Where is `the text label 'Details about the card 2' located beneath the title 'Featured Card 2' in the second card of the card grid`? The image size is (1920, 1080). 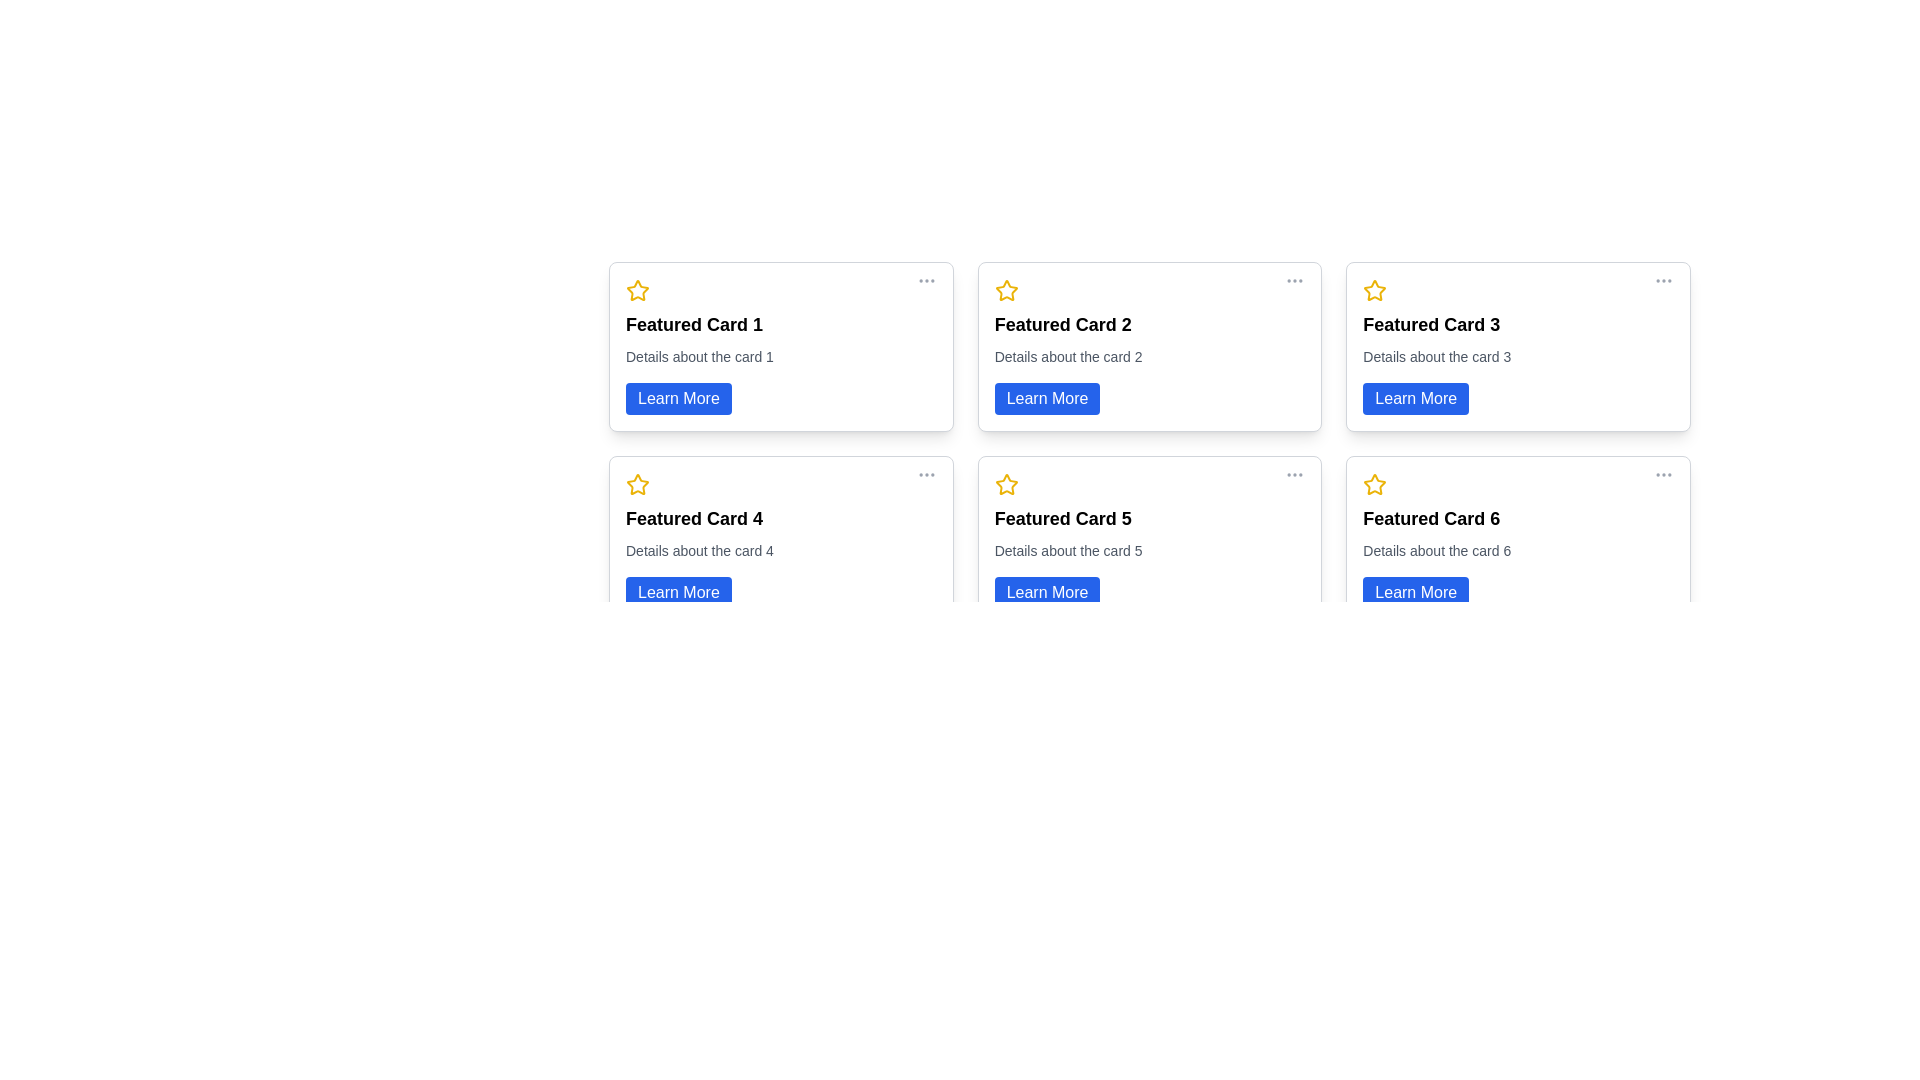
the text label 'Details about the card 2' located beneath the title 'Featured Card 2' in the second card of the card grid is located at coordinates (1067, 356).